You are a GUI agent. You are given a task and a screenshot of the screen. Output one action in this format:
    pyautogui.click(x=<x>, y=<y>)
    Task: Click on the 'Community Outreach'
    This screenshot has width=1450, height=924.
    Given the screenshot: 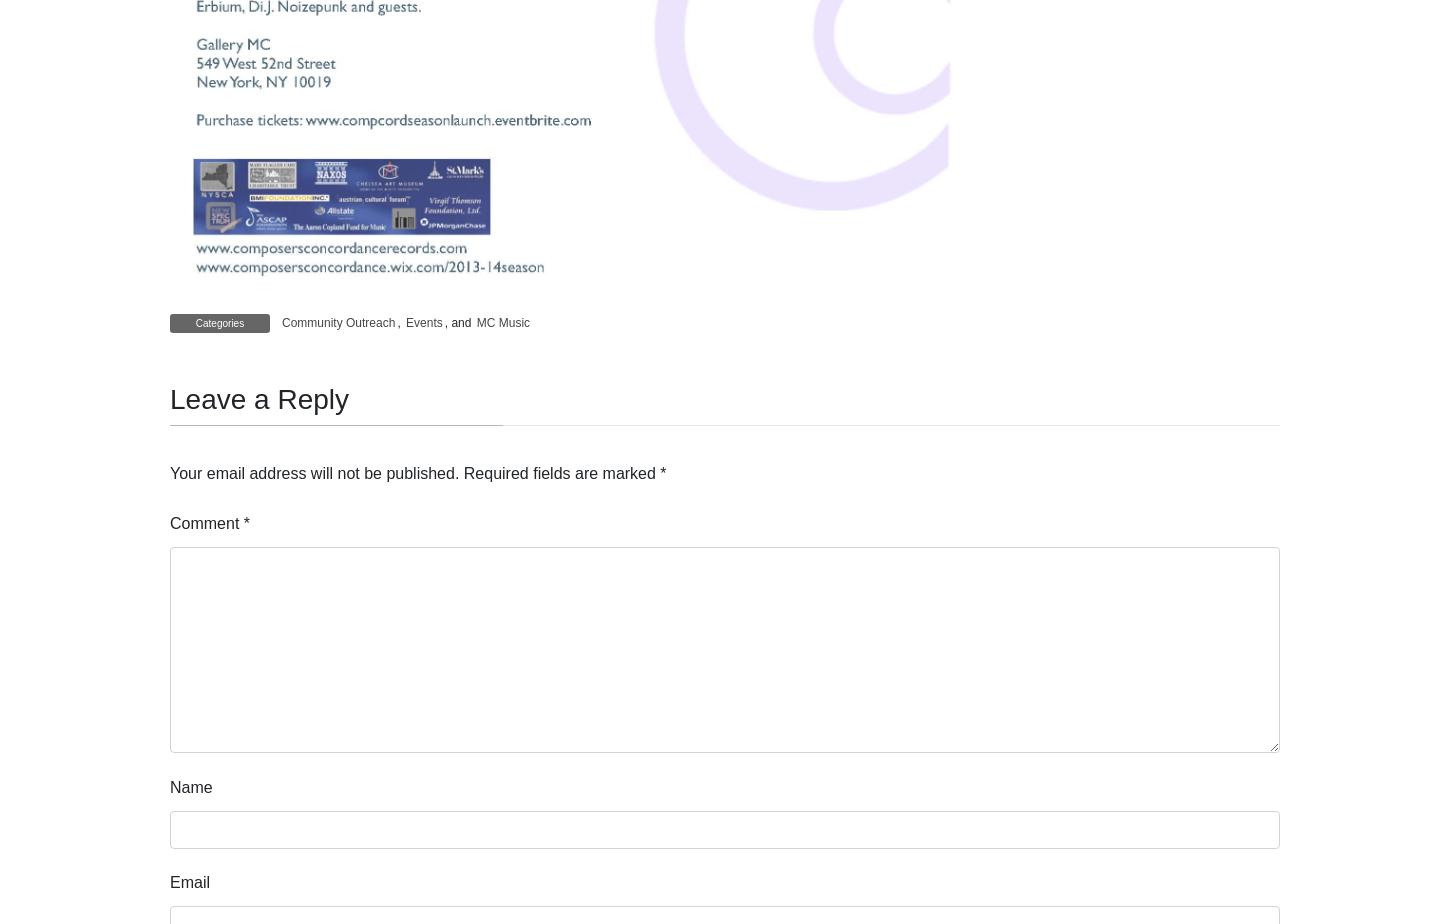 What is the action you would take?
    pyautogui.click(x=282, y=323)
    